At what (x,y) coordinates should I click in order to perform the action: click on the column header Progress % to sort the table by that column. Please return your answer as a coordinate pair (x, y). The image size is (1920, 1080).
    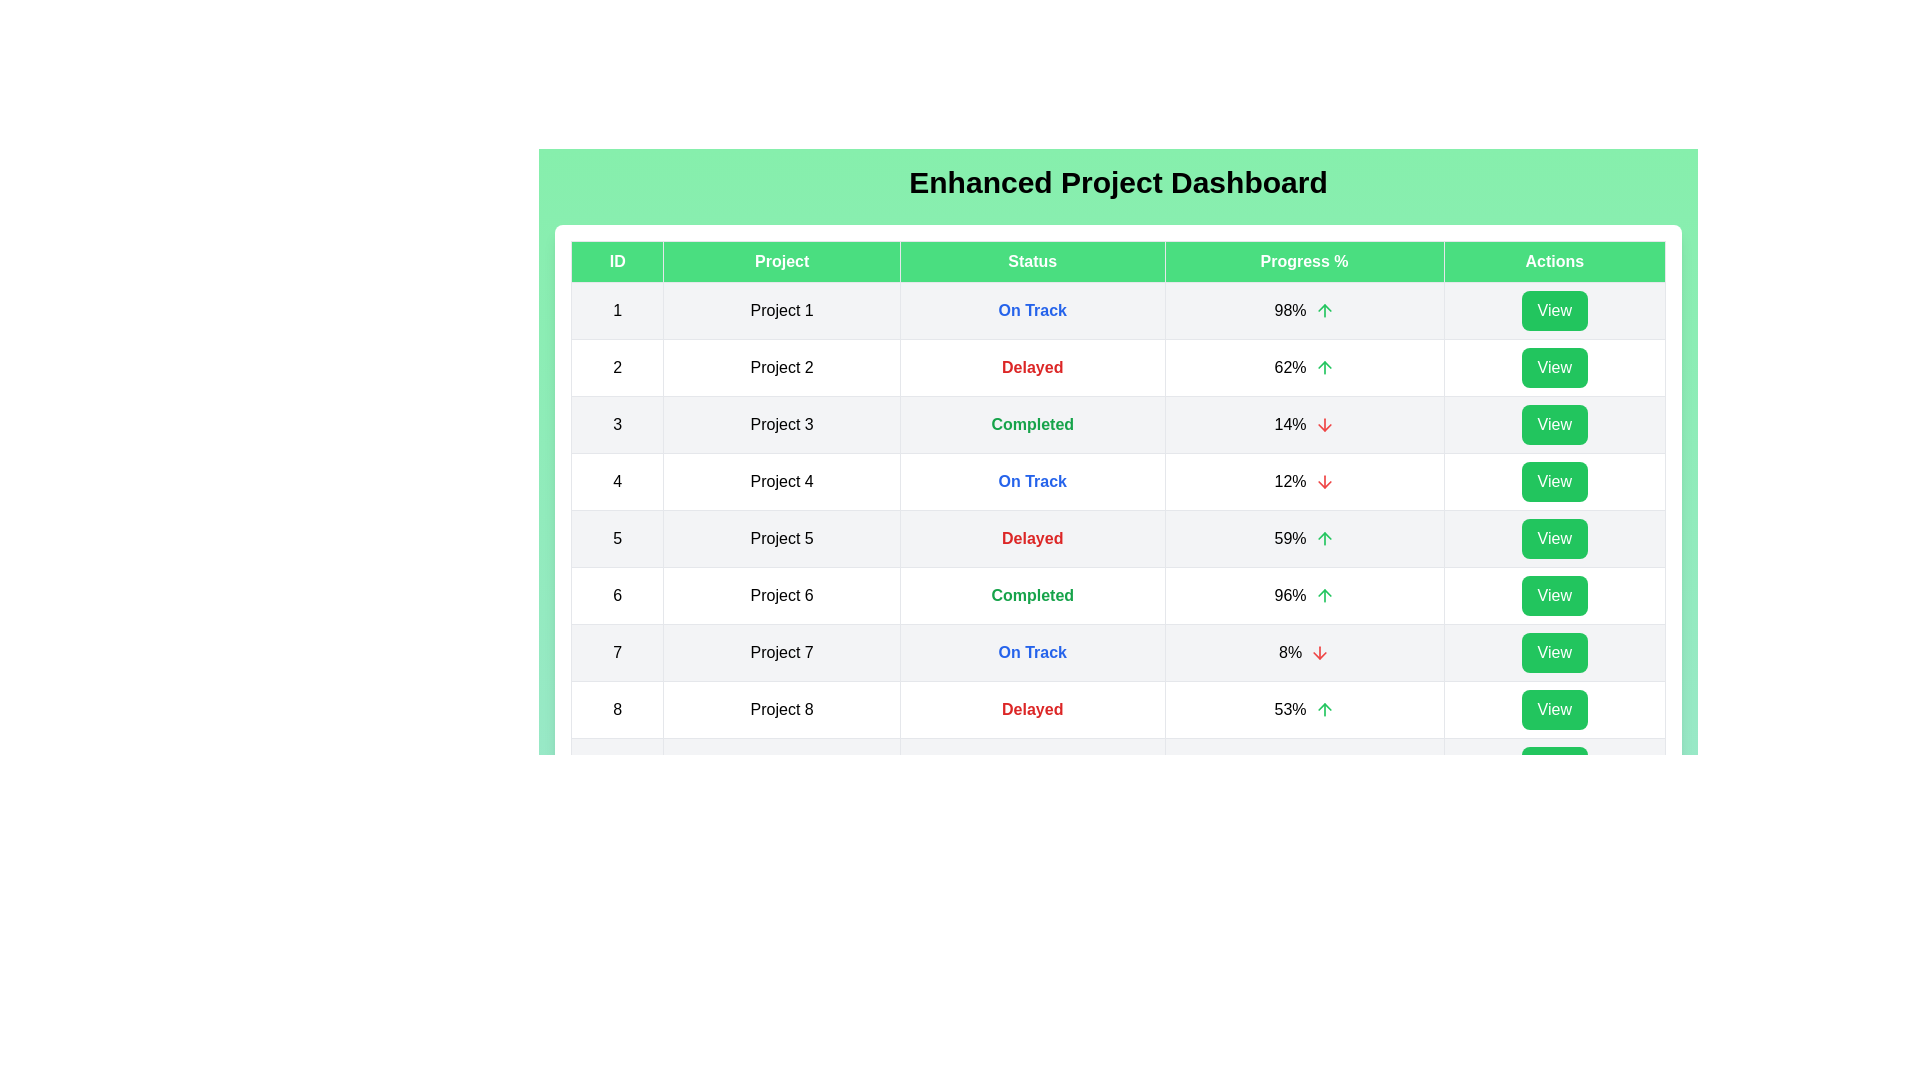
    Looking at the image, I should click on (1304, 261).